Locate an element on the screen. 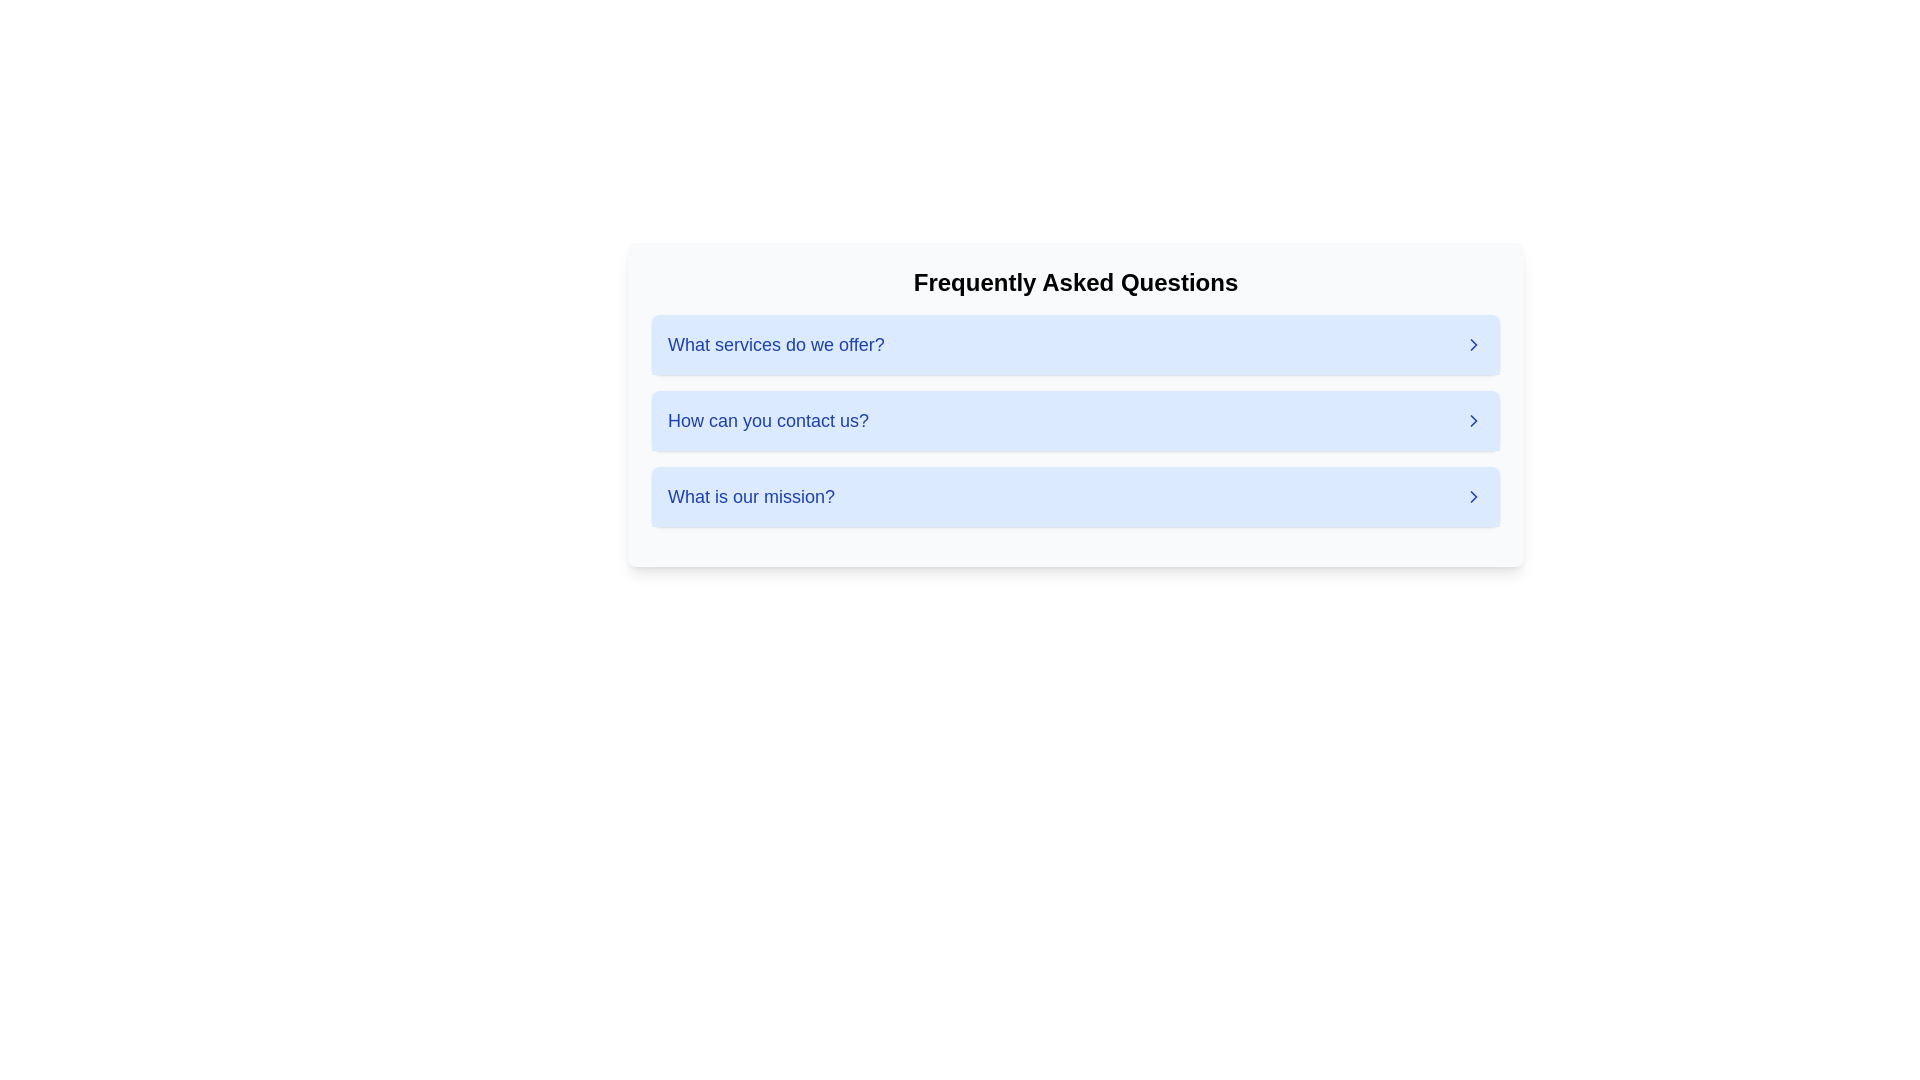  the clickable text header in the Frequently Asked Questions section is located at coordinates (767, 419).